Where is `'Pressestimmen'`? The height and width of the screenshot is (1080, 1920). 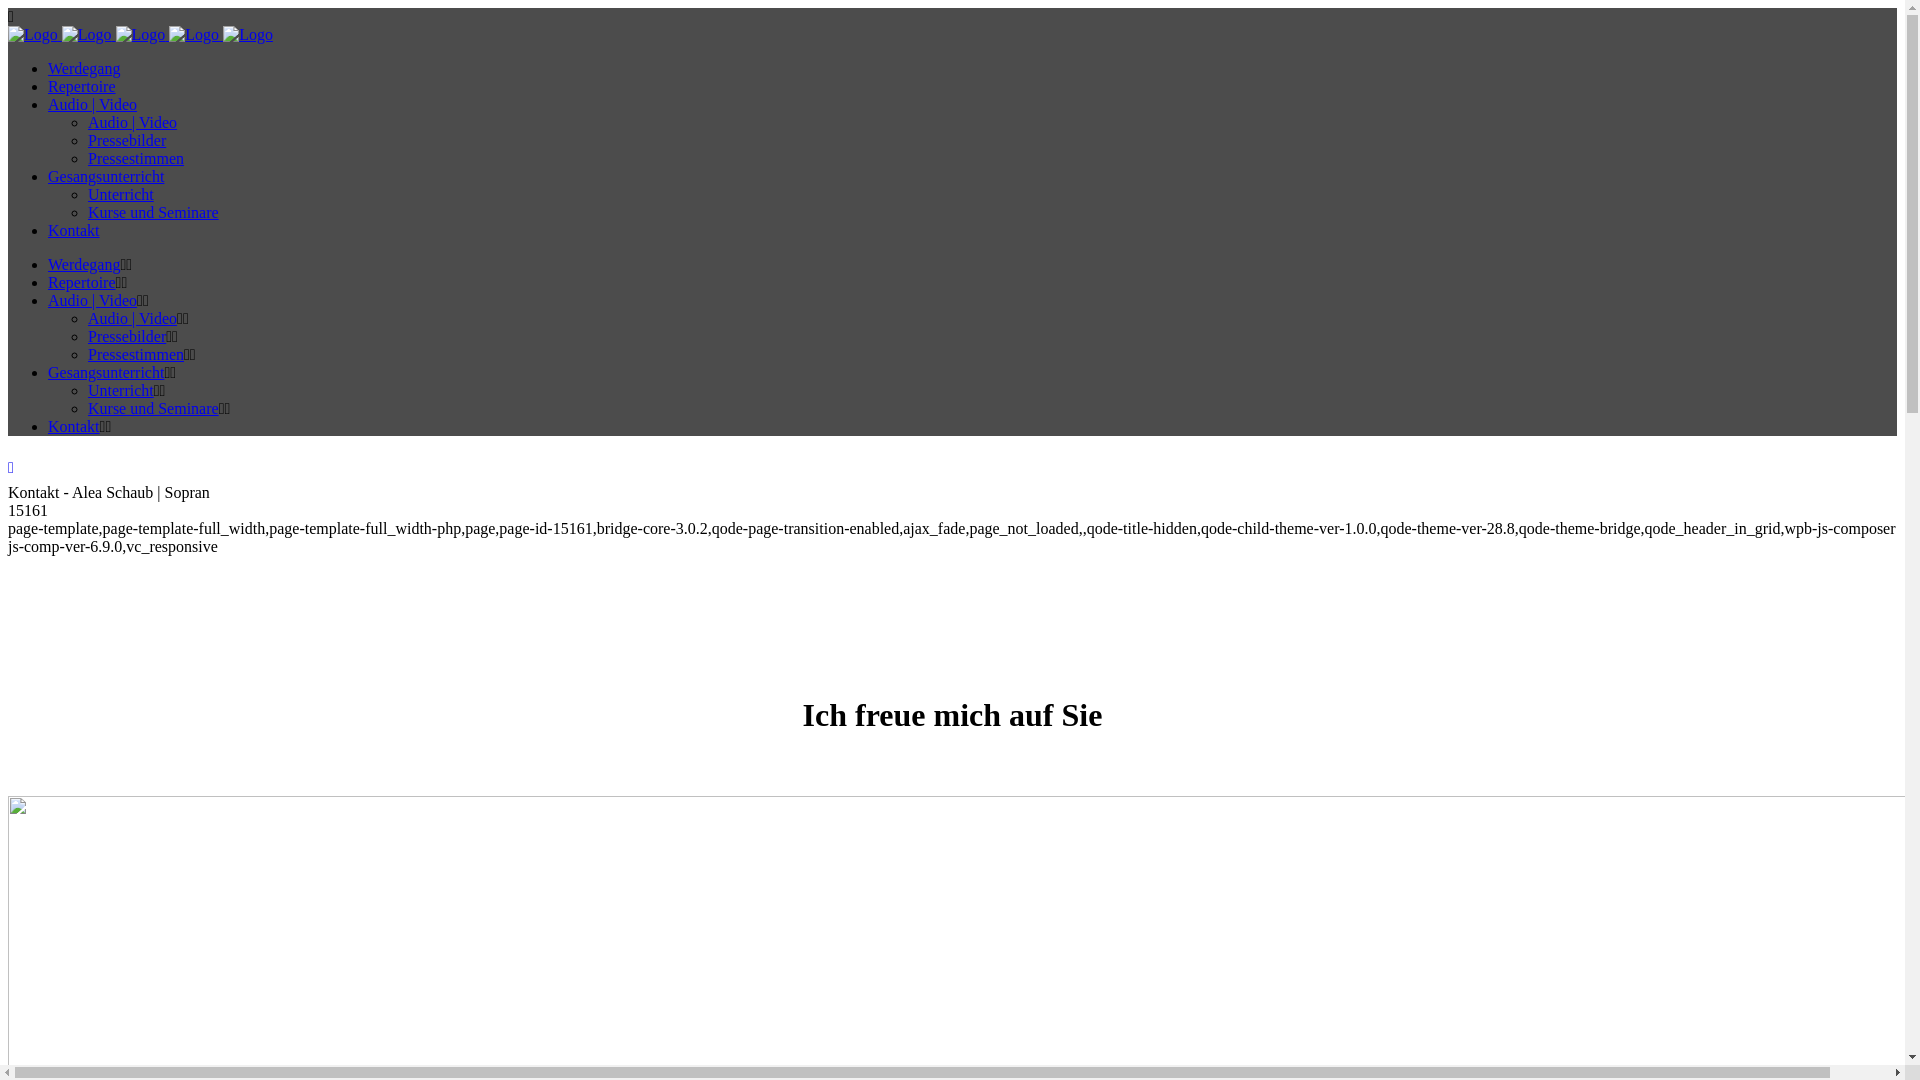 'Pressestimmen' is located at coordinates (134, 157).